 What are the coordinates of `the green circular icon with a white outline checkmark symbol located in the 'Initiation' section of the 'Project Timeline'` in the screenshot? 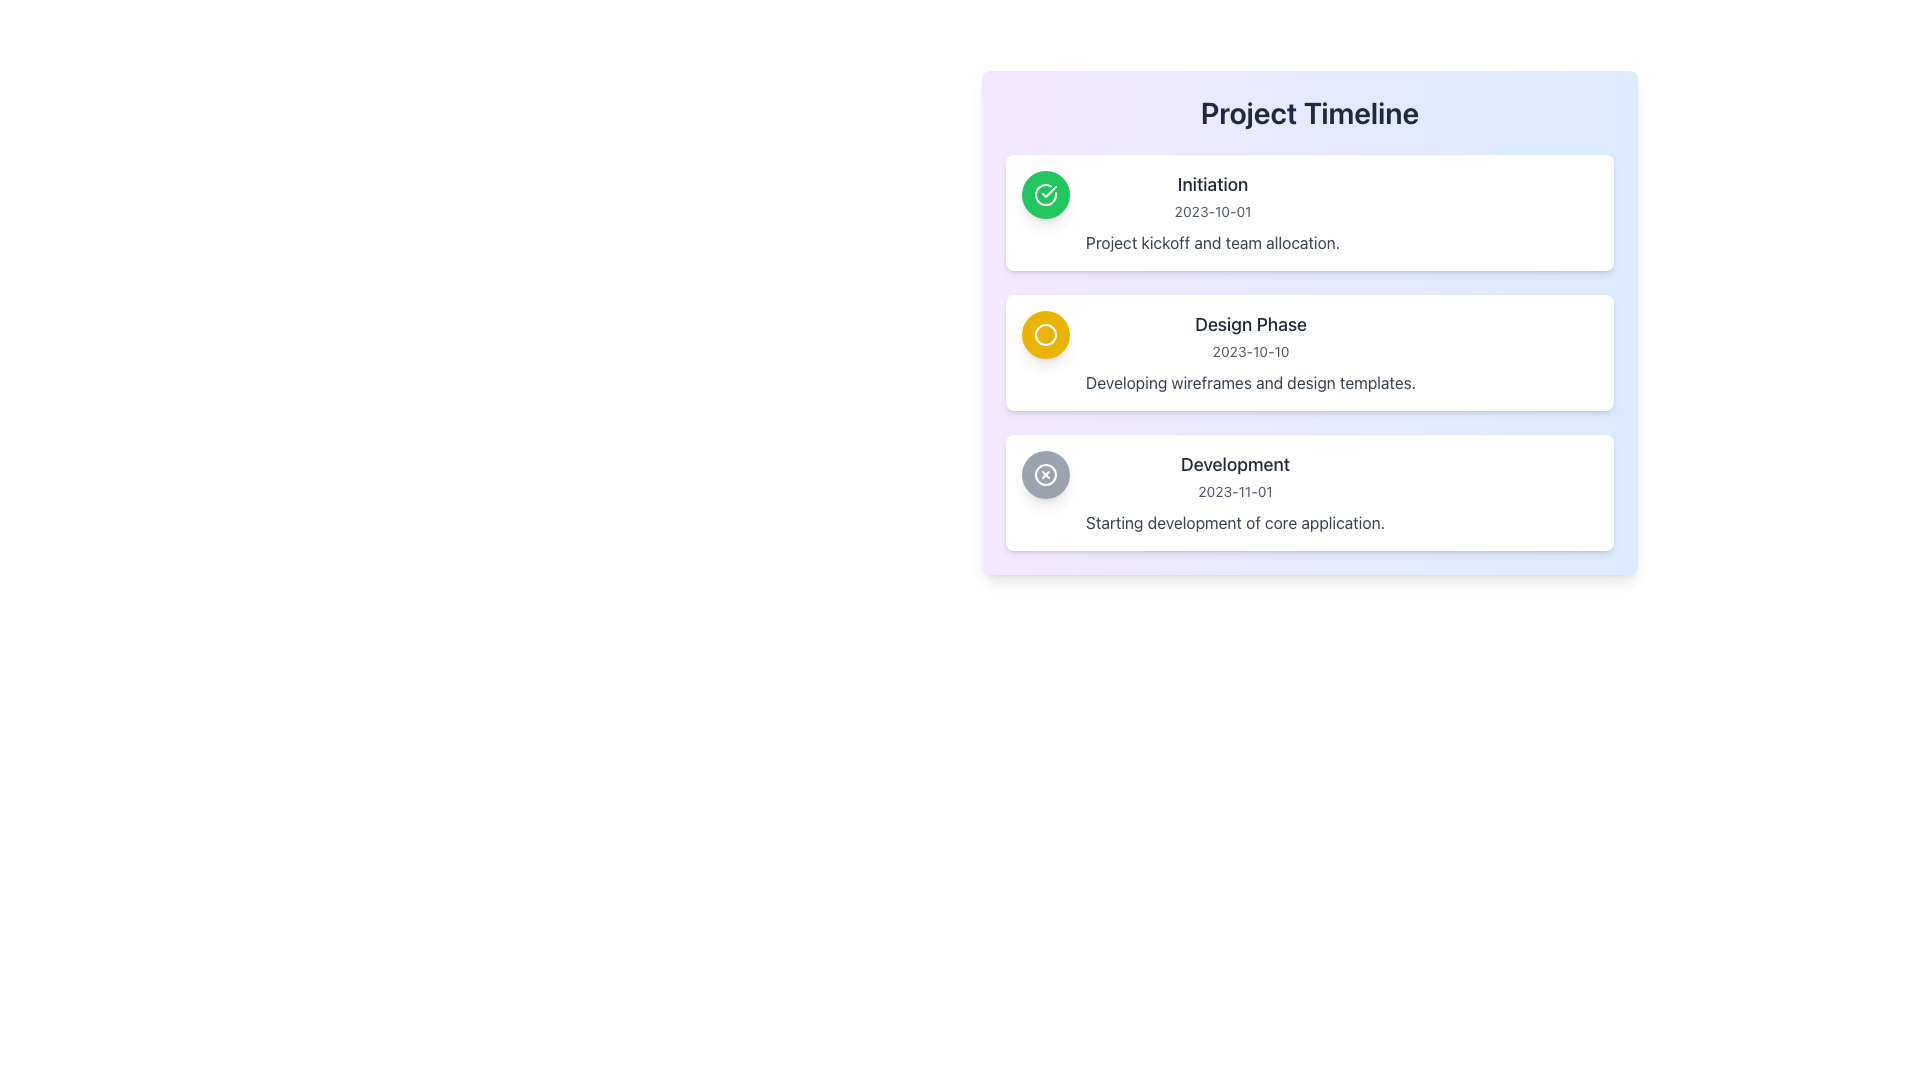 It's located at (1045, 195).